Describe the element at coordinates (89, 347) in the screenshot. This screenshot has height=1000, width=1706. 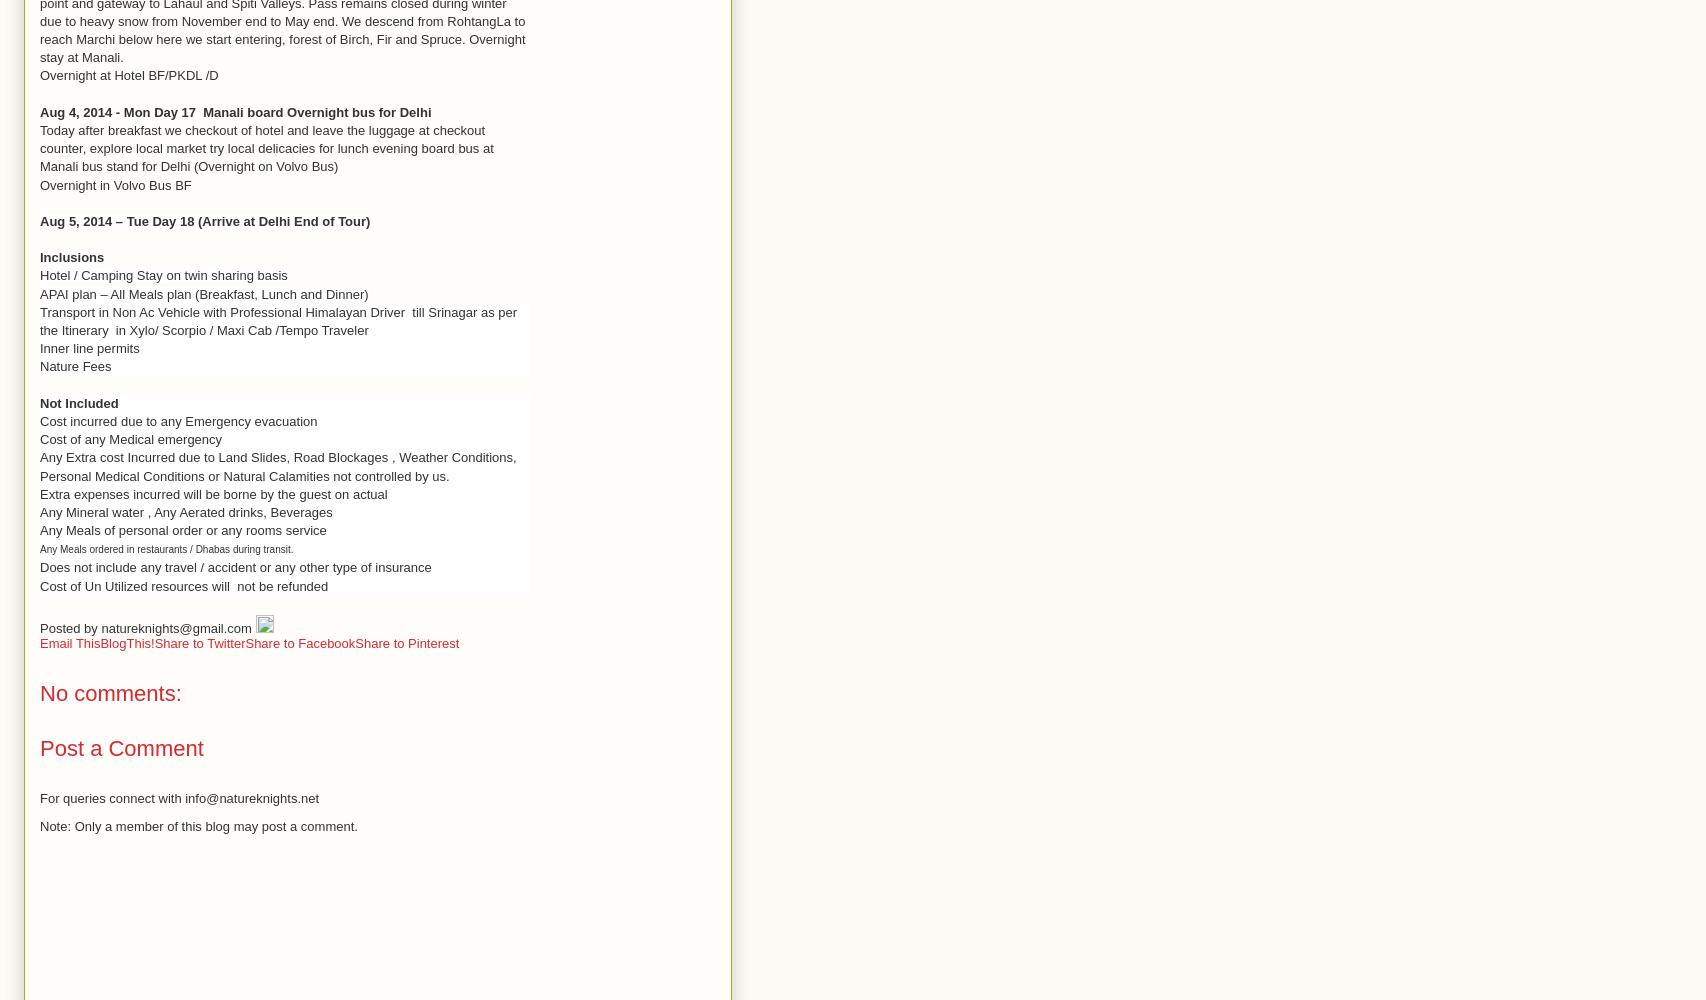
I see `'Inner line permits'` at that location.